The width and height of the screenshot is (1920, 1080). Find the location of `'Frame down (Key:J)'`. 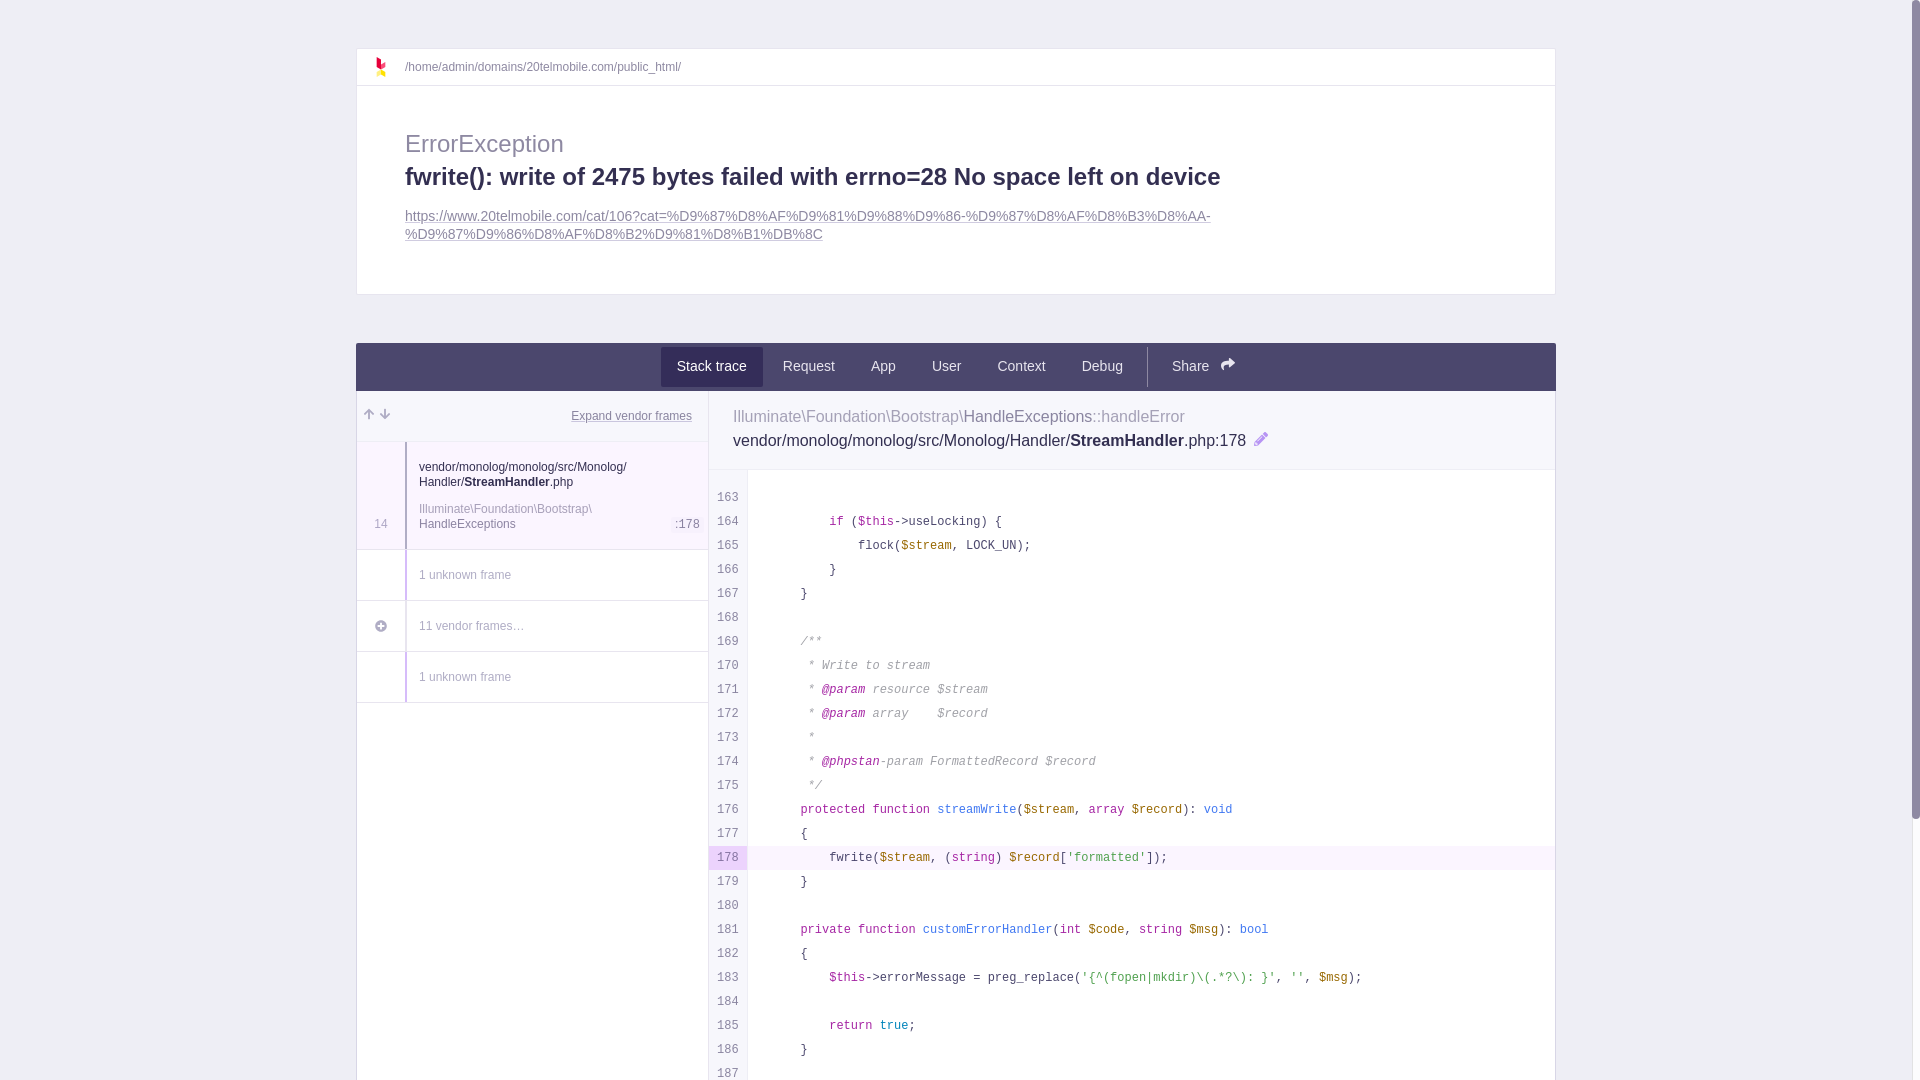

'Frame down (Key:J)' is located at coordinates (384, 414).